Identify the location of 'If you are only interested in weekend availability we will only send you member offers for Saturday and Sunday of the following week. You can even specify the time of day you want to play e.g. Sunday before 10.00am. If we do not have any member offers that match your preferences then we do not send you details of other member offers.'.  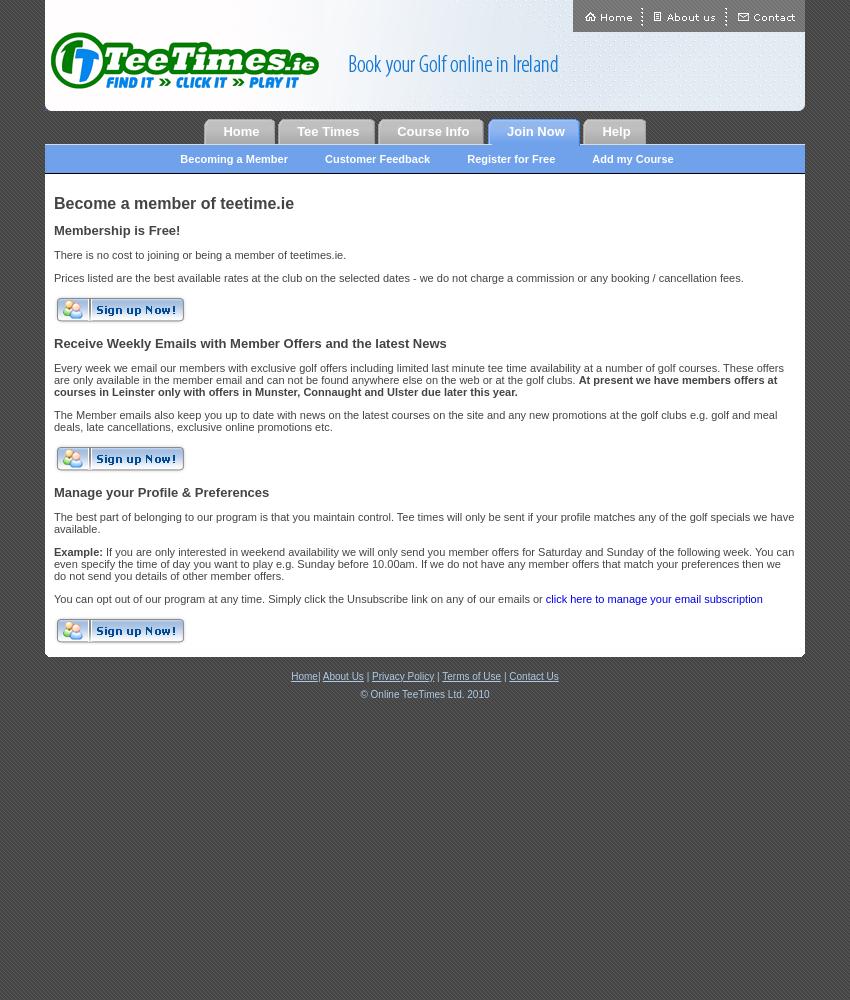
(423, 562).